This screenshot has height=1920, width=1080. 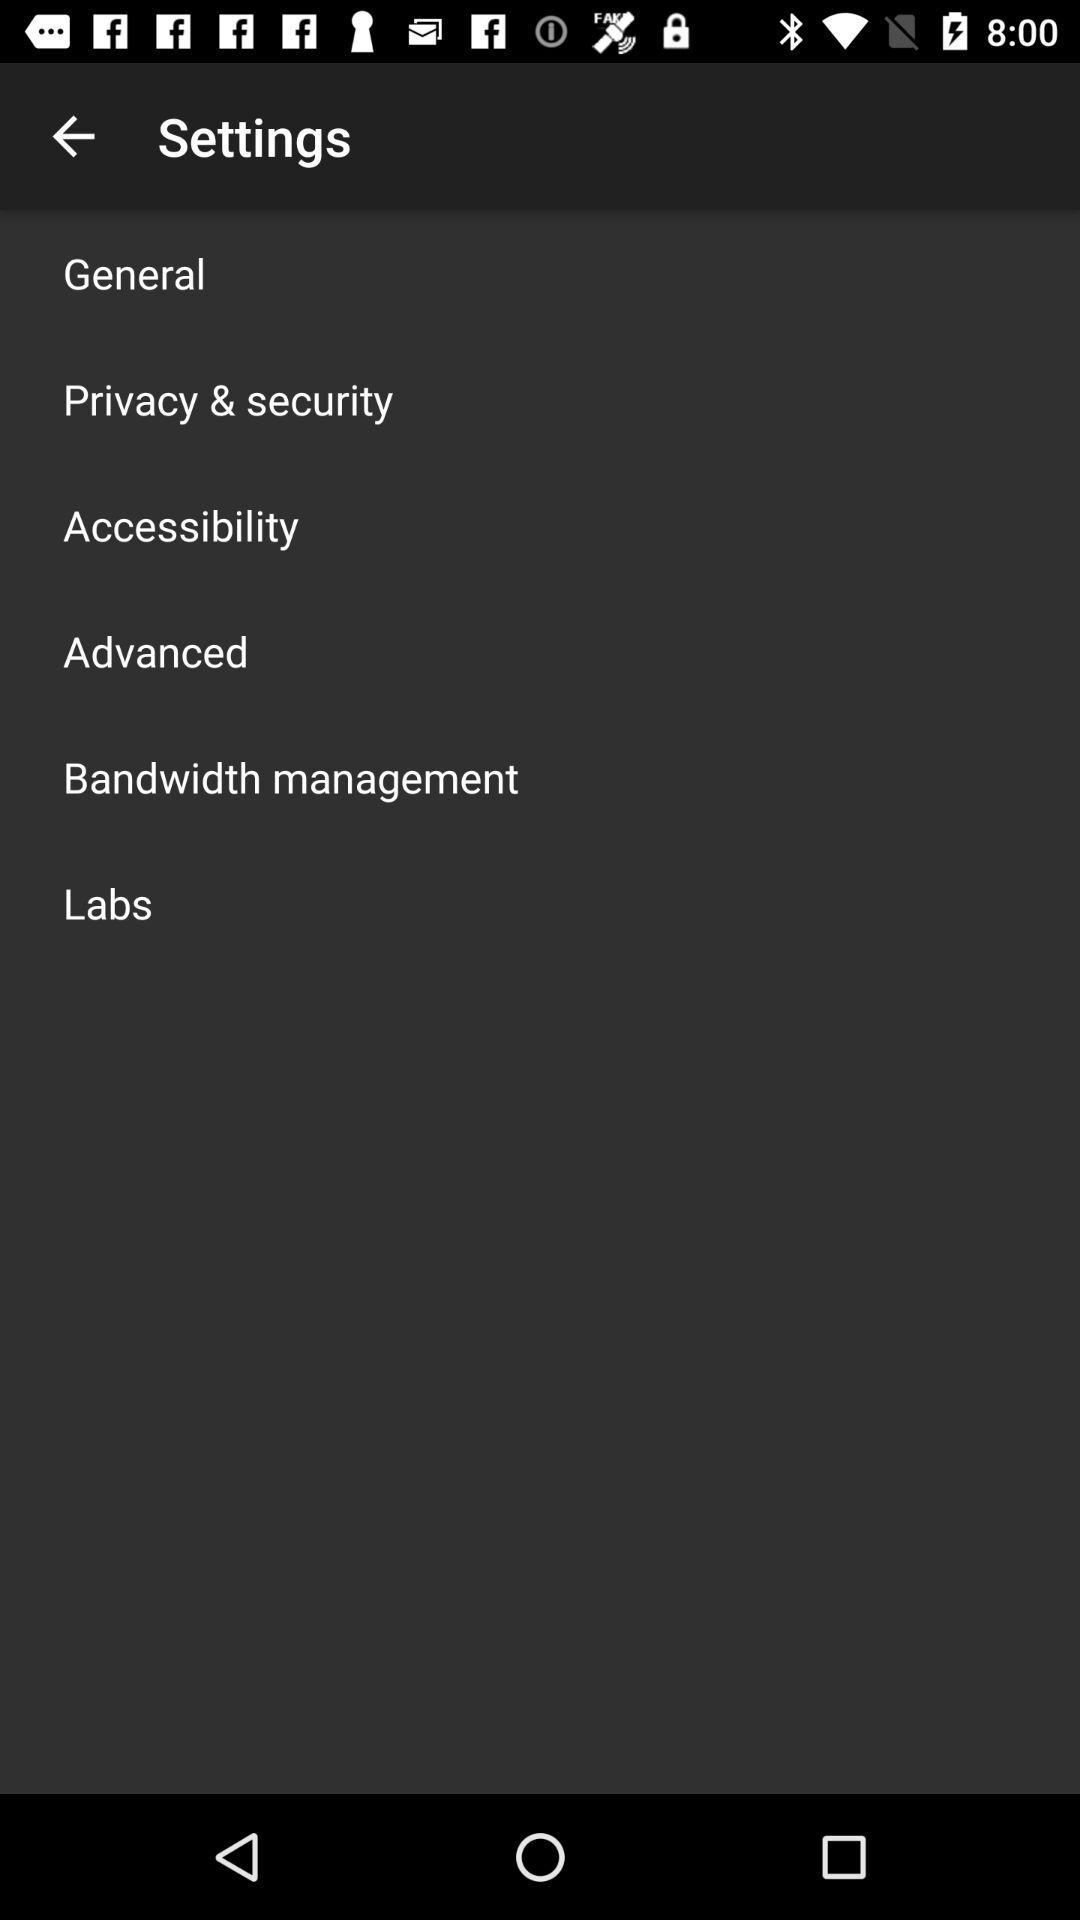 What do you see at coordinates (134, 272) in the screenshot?
I see `general app` at bounding box center [134, 272].